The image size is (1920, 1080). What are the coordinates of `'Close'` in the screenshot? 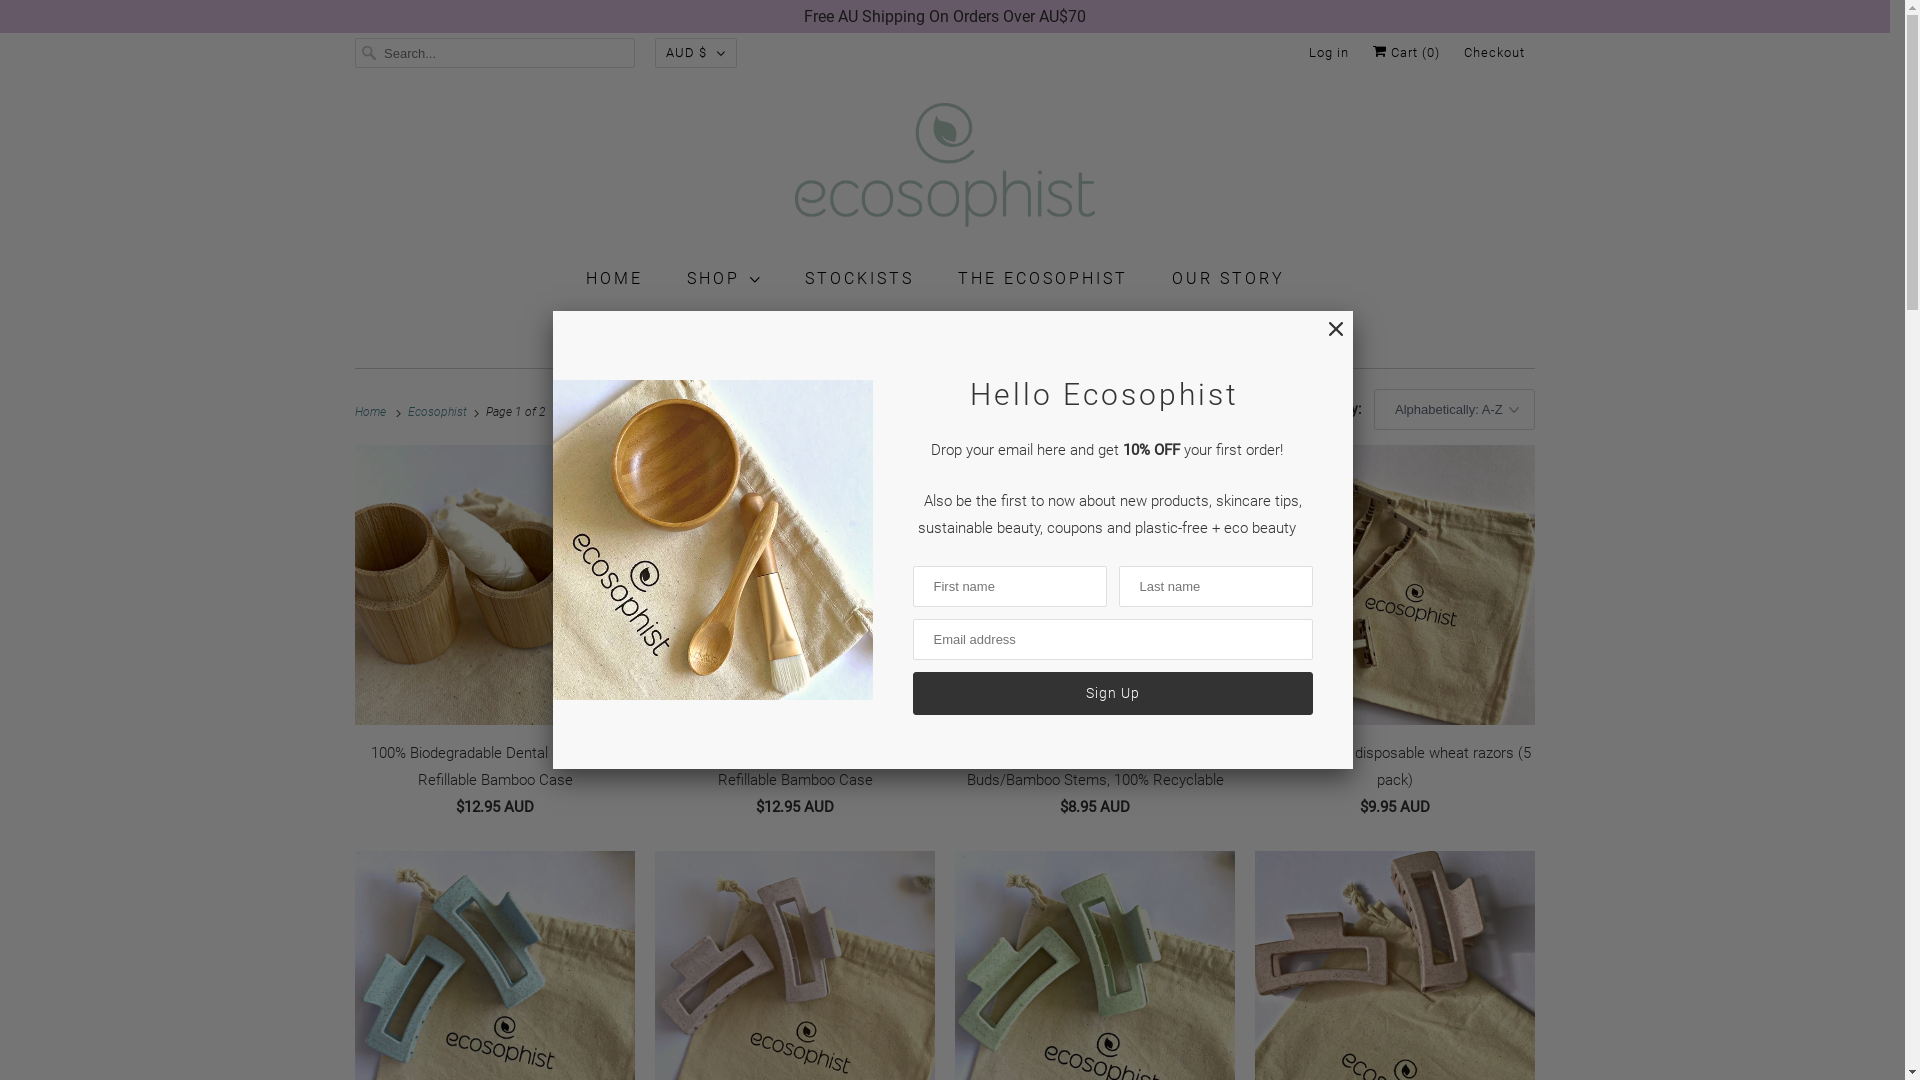 It's located at (1324, 338).